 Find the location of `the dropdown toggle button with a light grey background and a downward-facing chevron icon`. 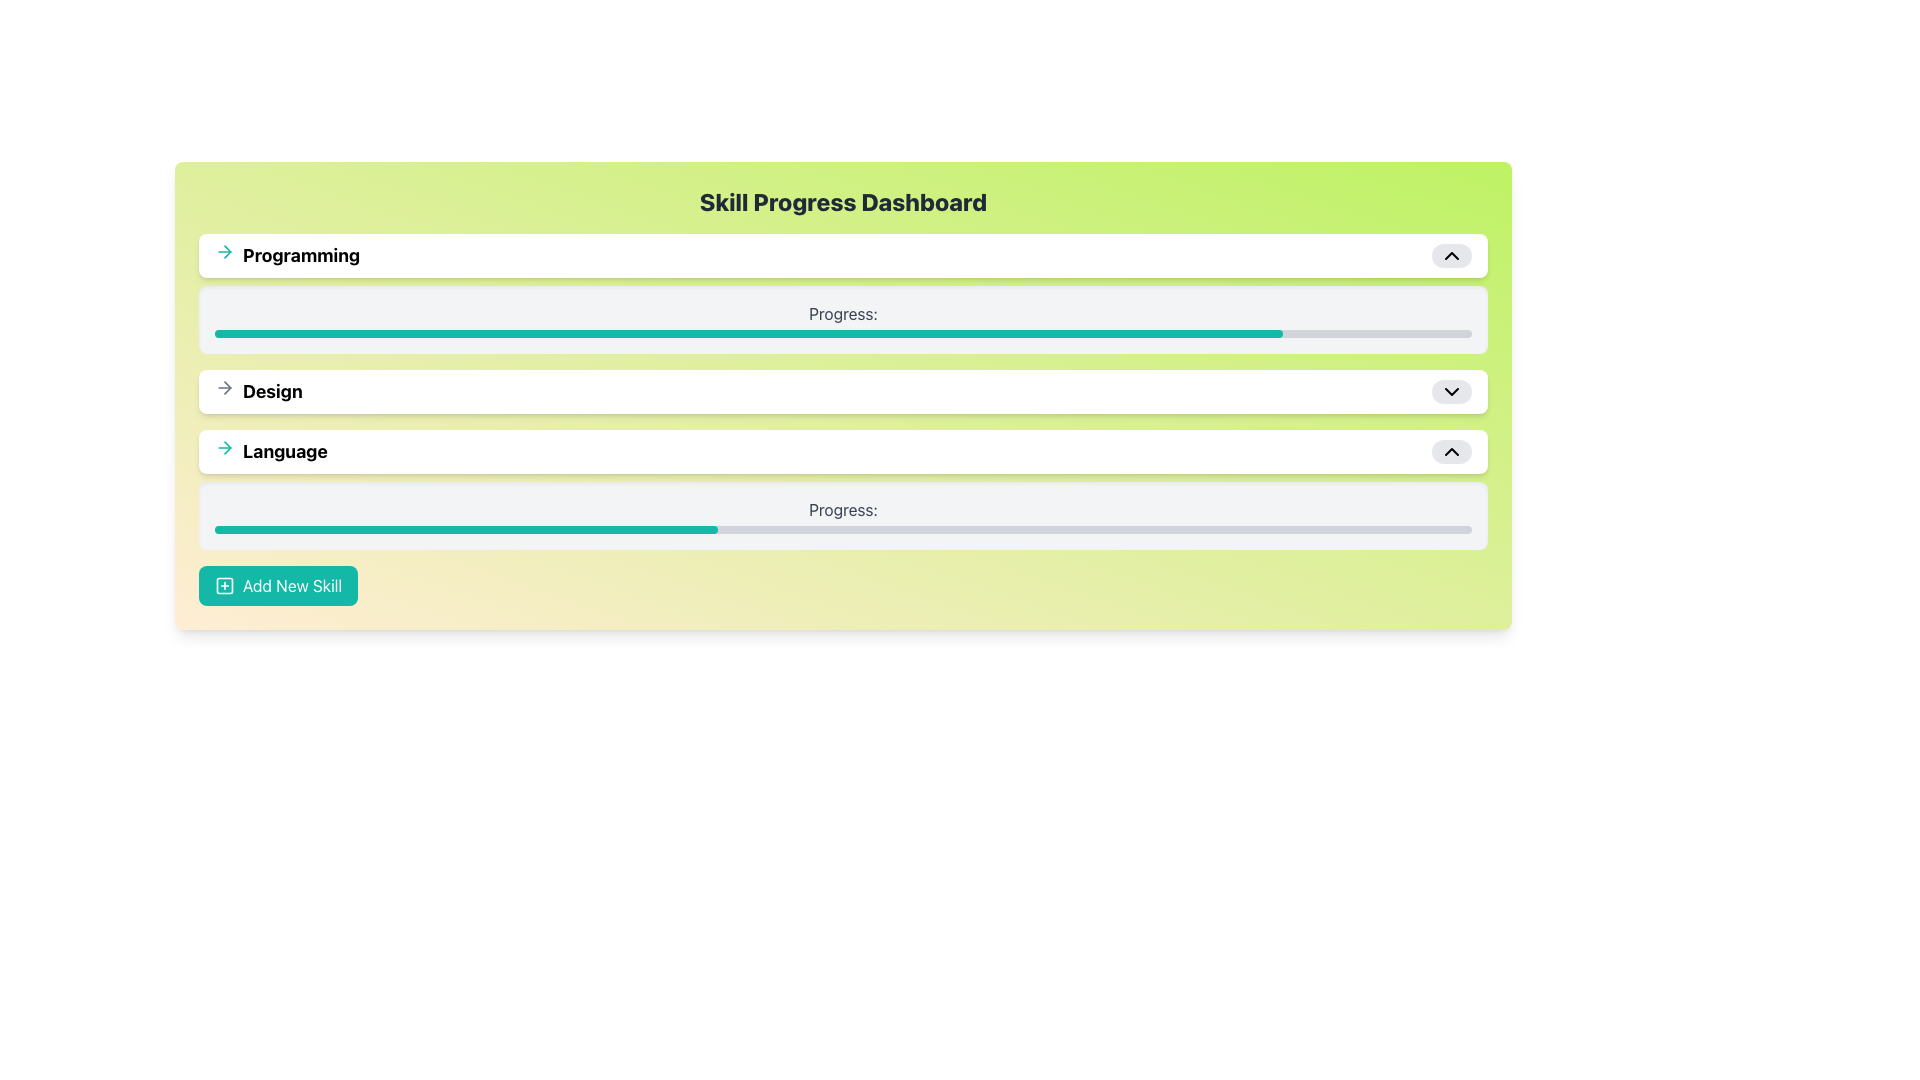

the dropdown toggle button with a light grey background and a downward-facing chevron icon is located at coordinates (1451, 392).